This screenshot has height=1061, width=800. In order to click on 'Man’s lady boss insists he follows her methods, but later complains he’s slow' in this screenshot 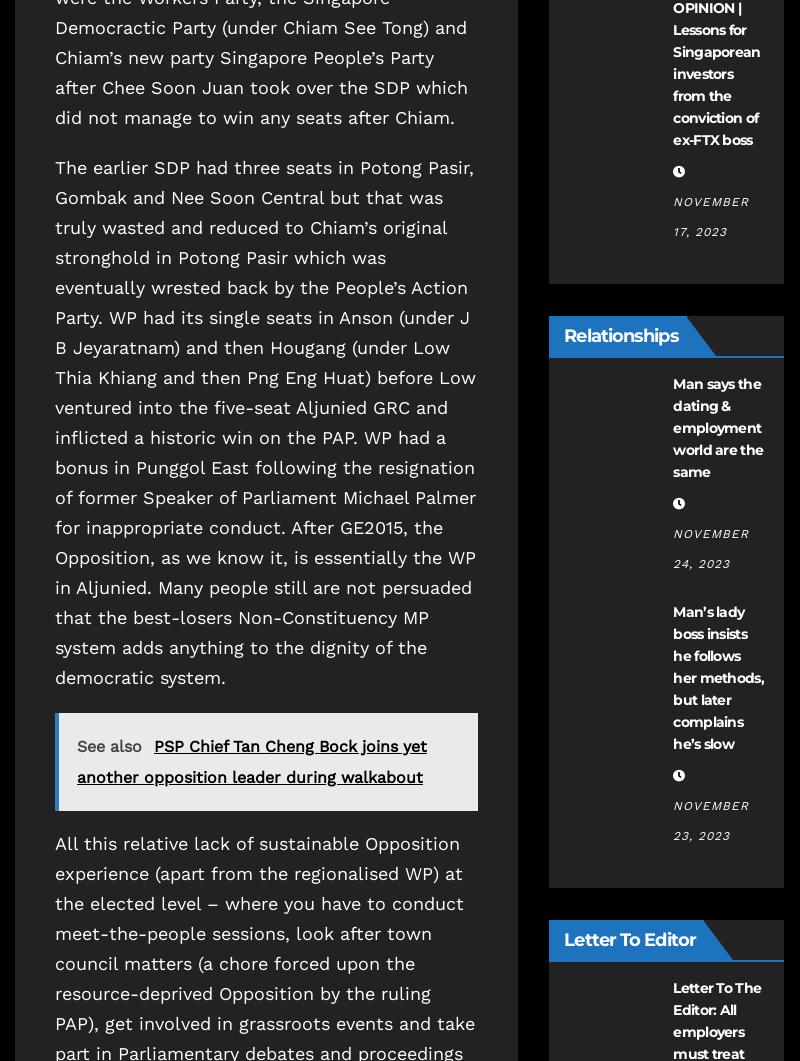, I will do `click(673, 676)`.